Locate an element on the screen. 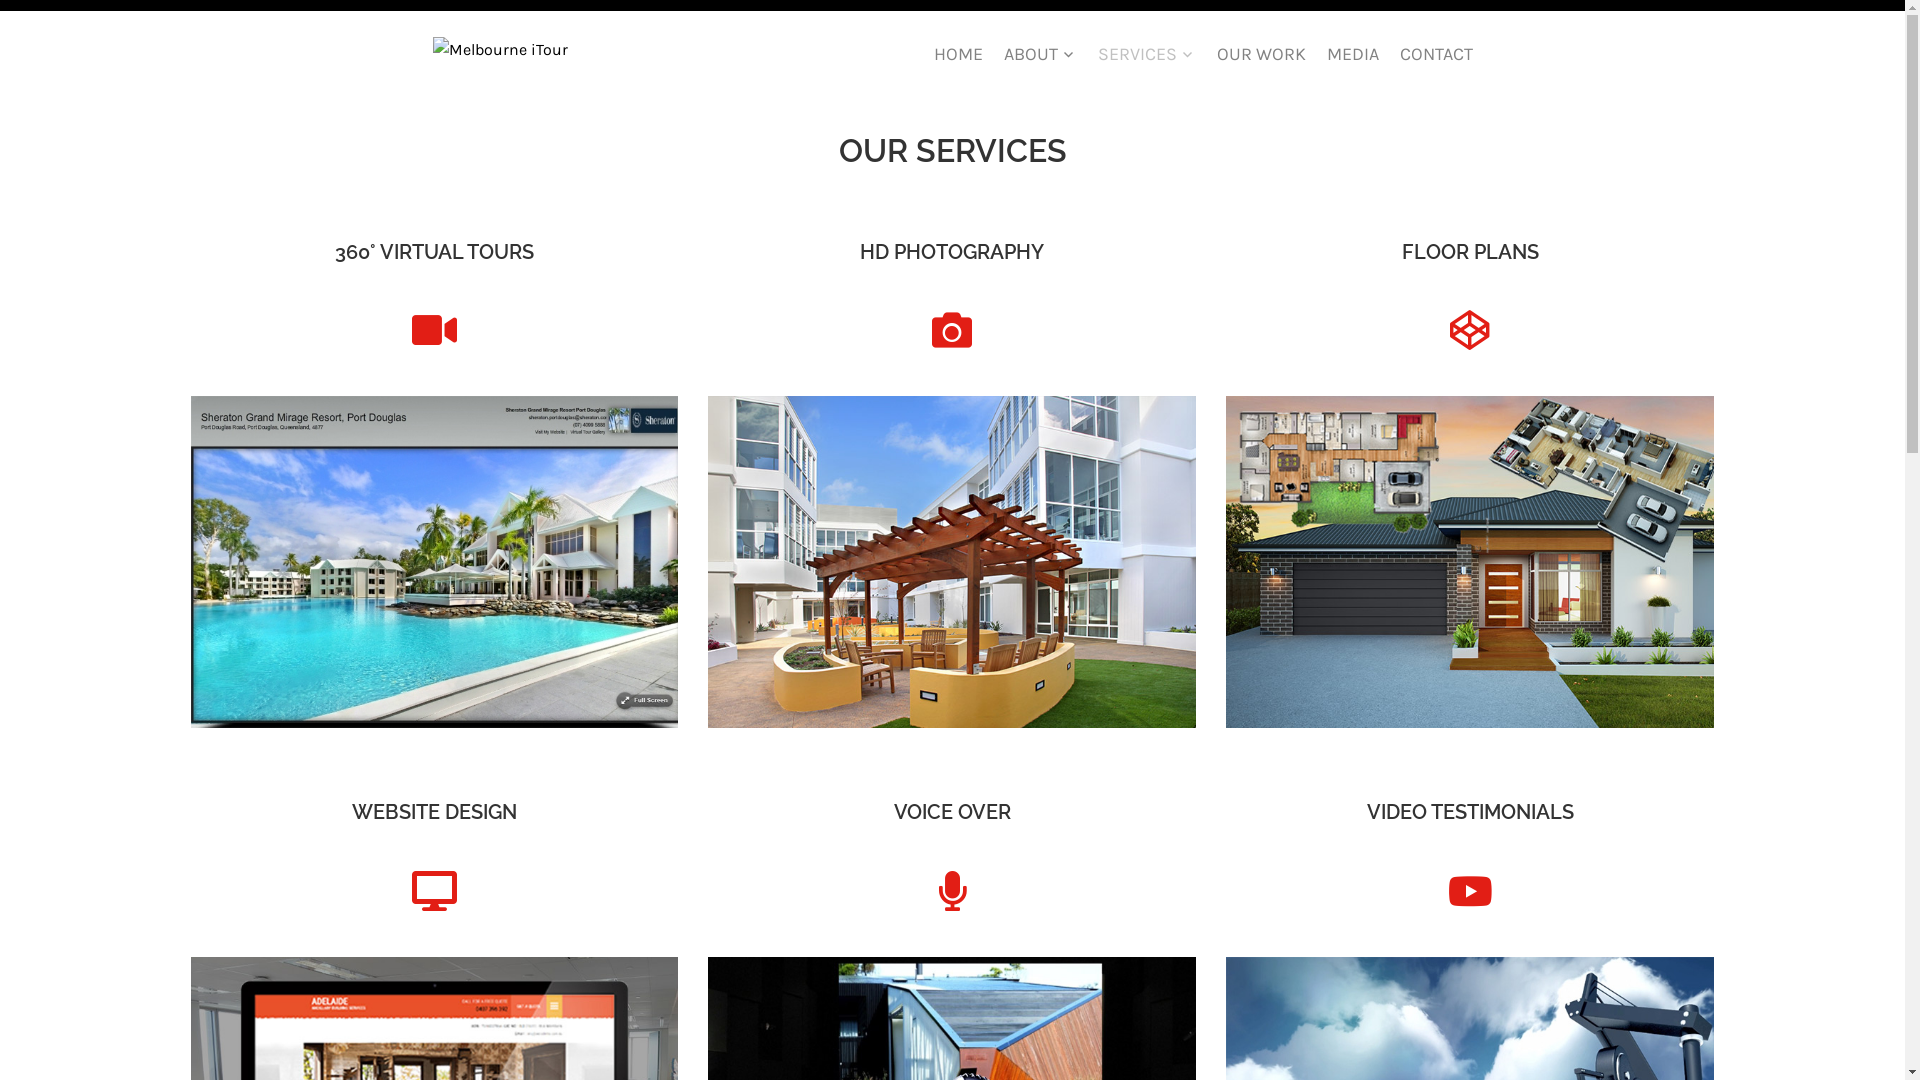 Image resolution: width=1920 pixels, height=1080 pixels. 'OUR WORK' is located at coordinates (1251, 53).